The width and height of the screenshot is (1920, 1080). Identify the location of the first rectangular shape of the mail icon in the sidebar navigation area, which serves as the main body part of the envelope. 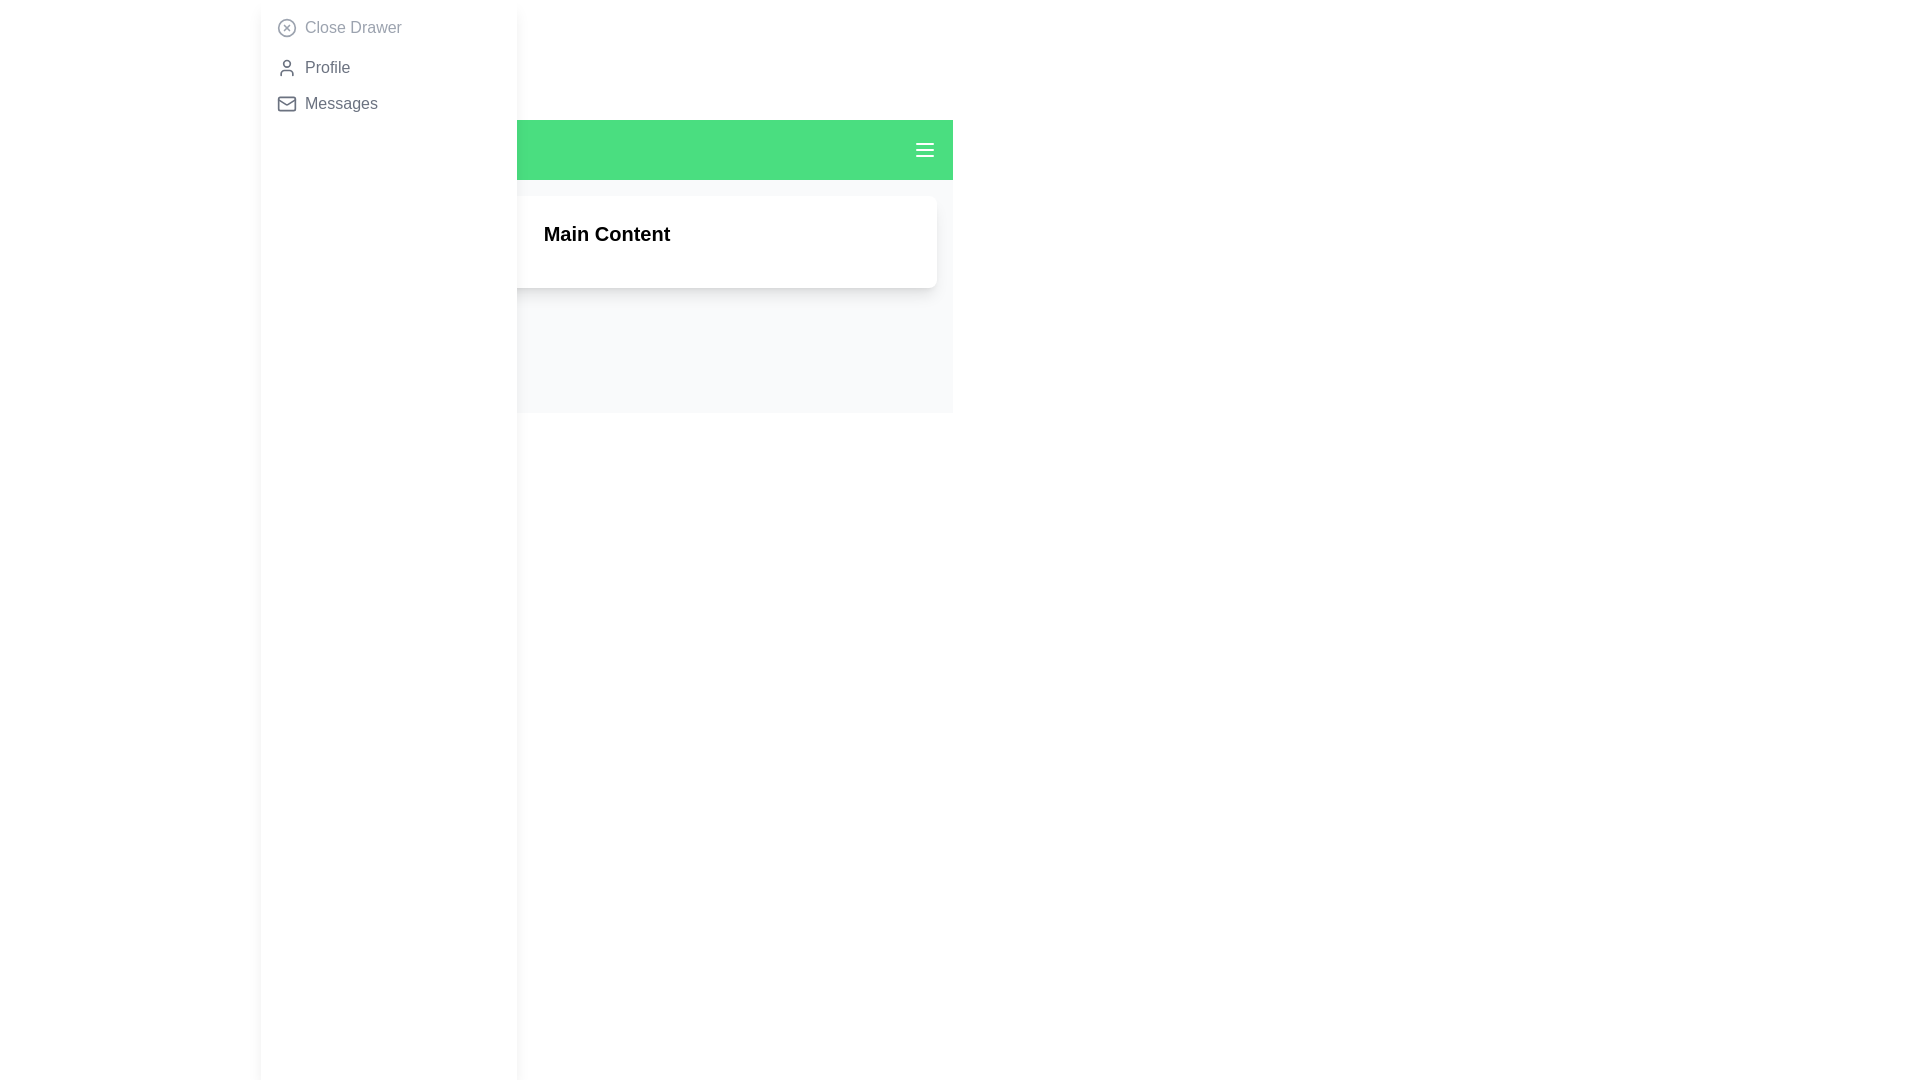
(286, 104).